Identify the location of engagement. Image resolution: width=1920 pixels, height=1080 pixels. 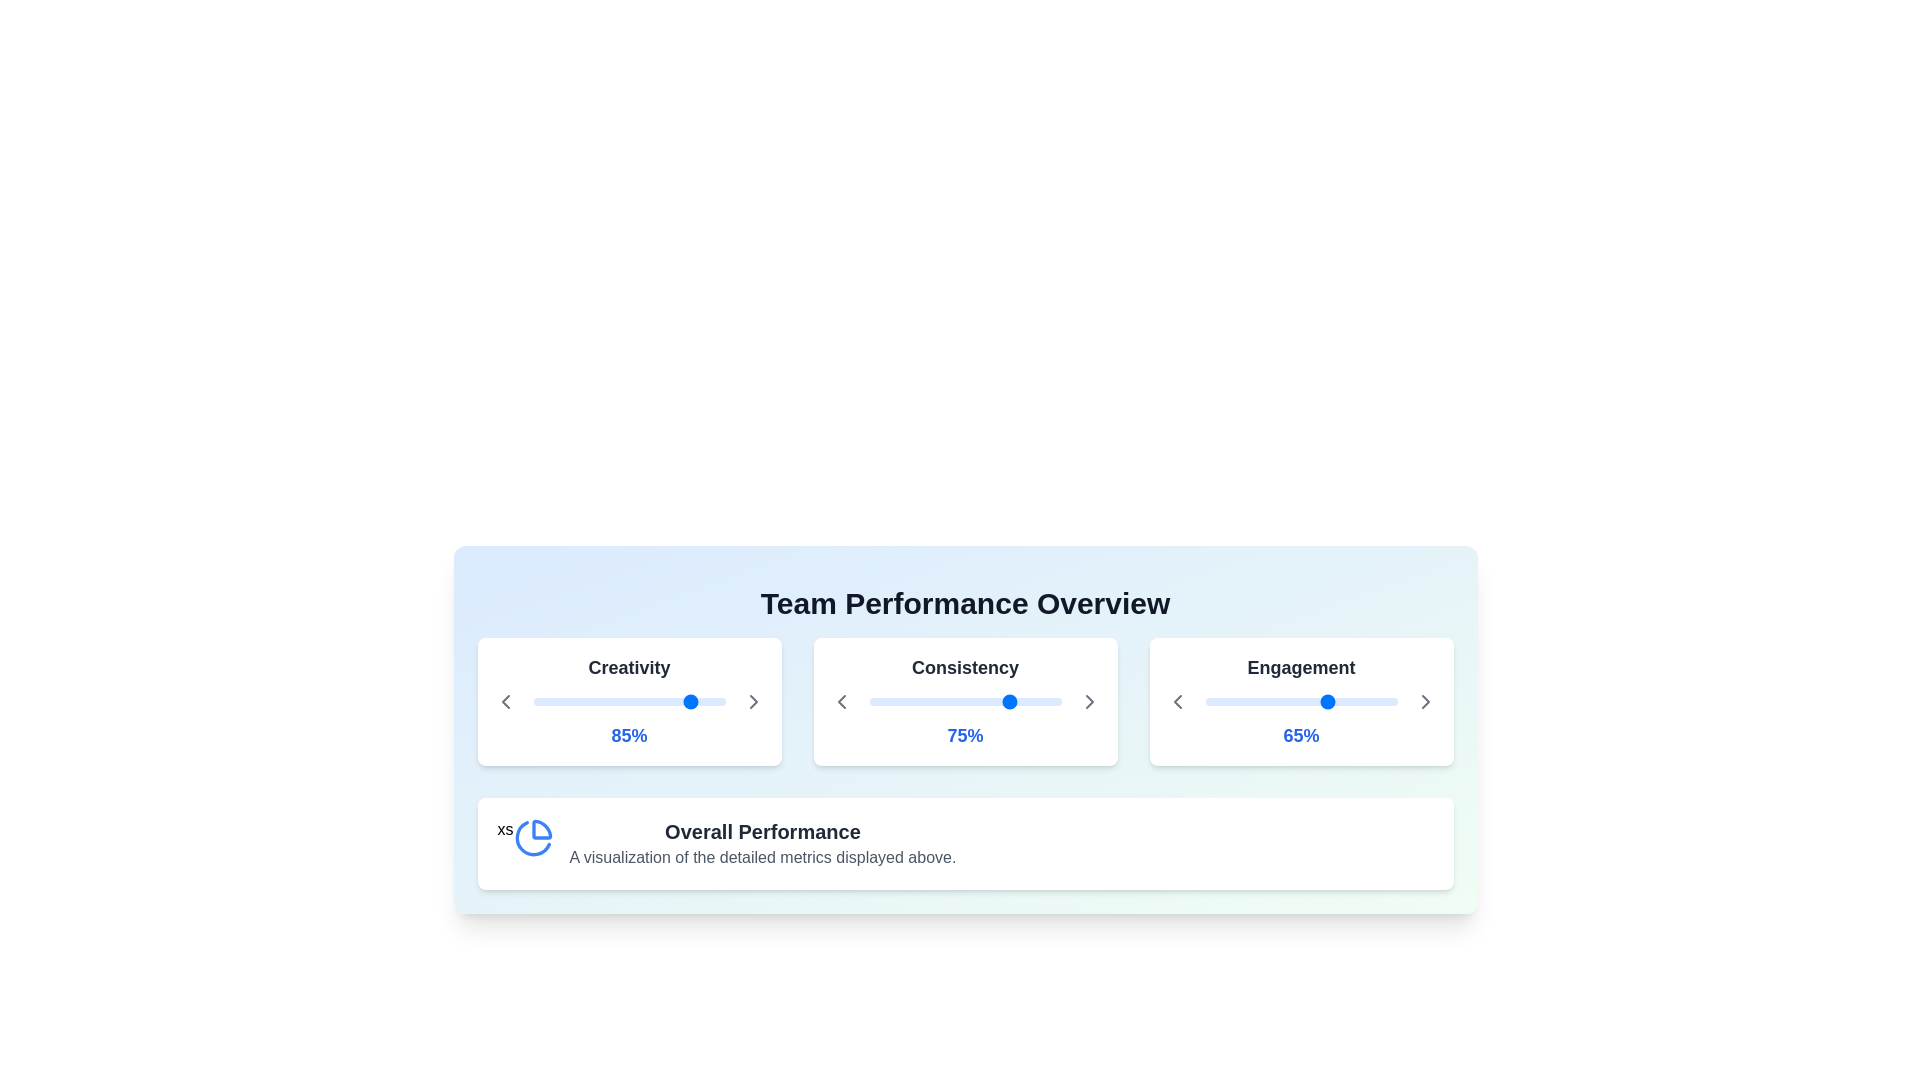
(1250, 701).